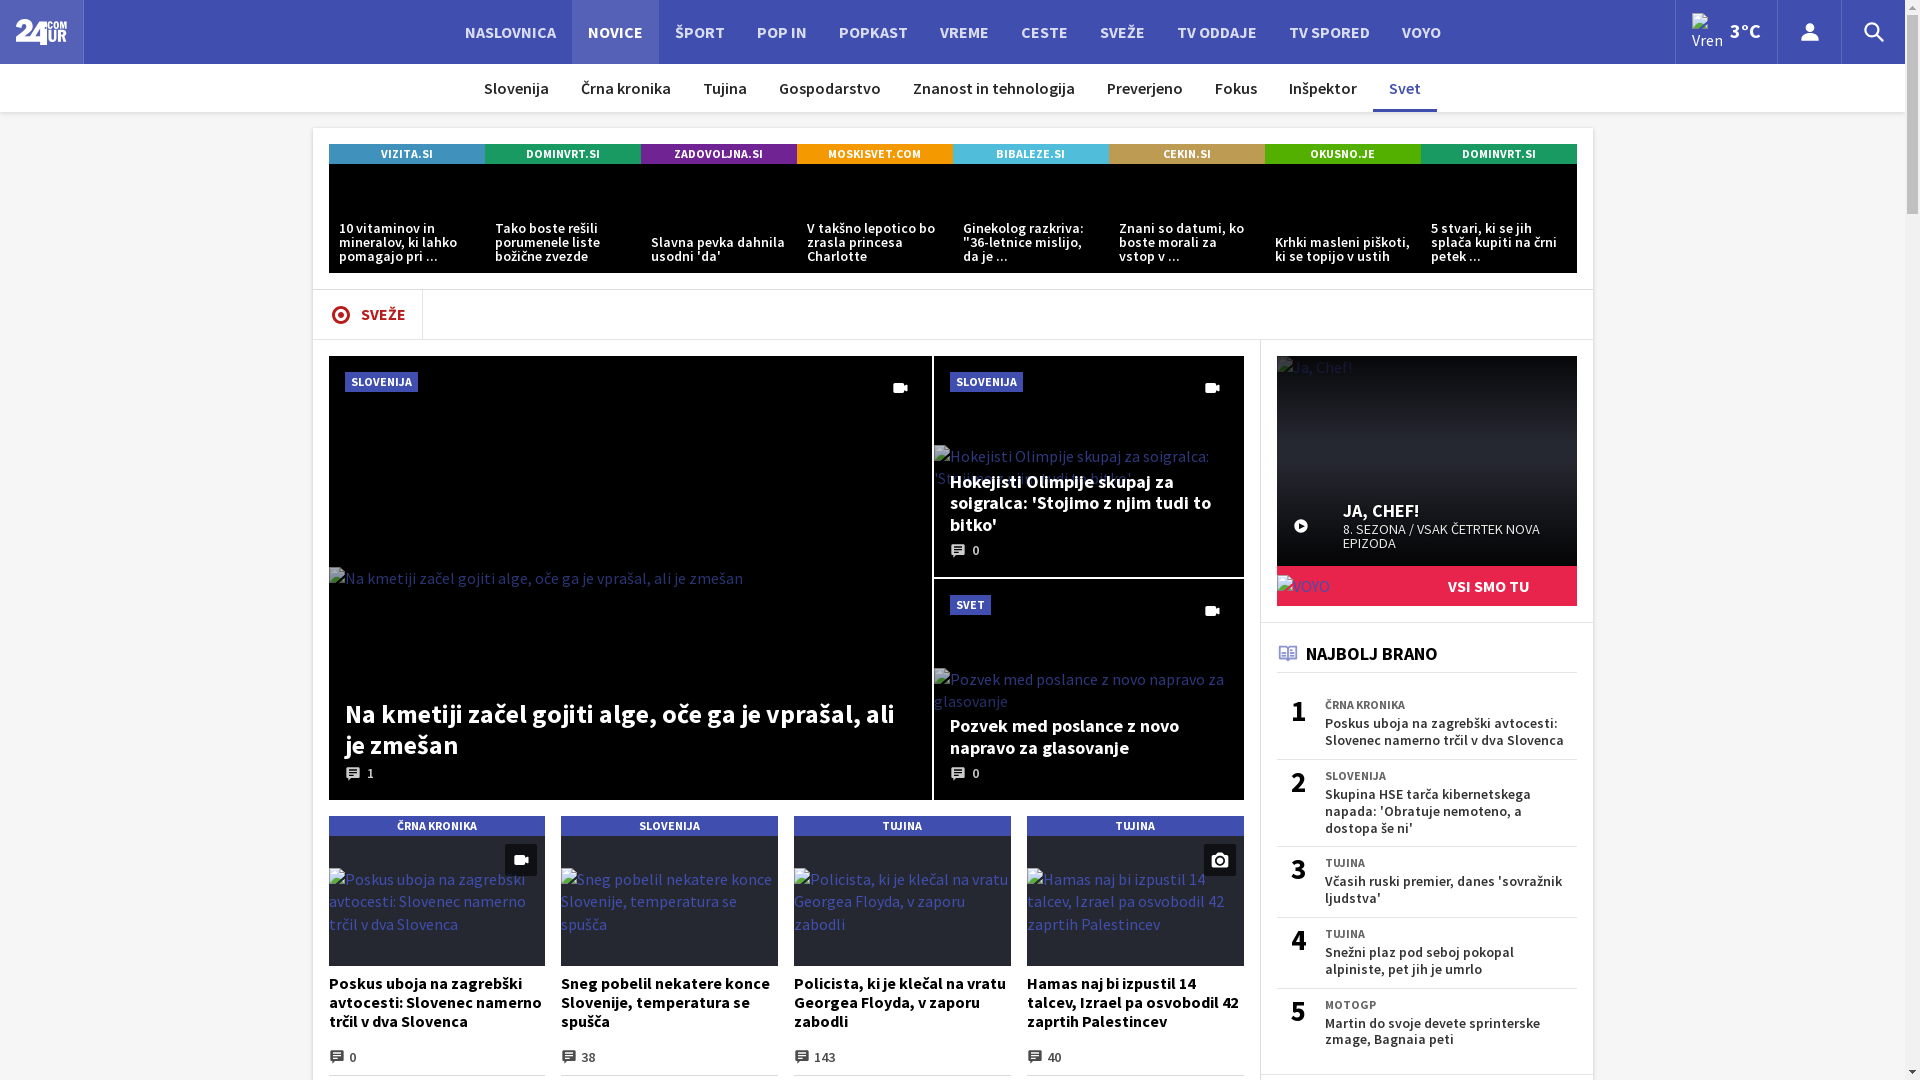  I want to click on 'OKUSNO.JE', so click(1342, 153).